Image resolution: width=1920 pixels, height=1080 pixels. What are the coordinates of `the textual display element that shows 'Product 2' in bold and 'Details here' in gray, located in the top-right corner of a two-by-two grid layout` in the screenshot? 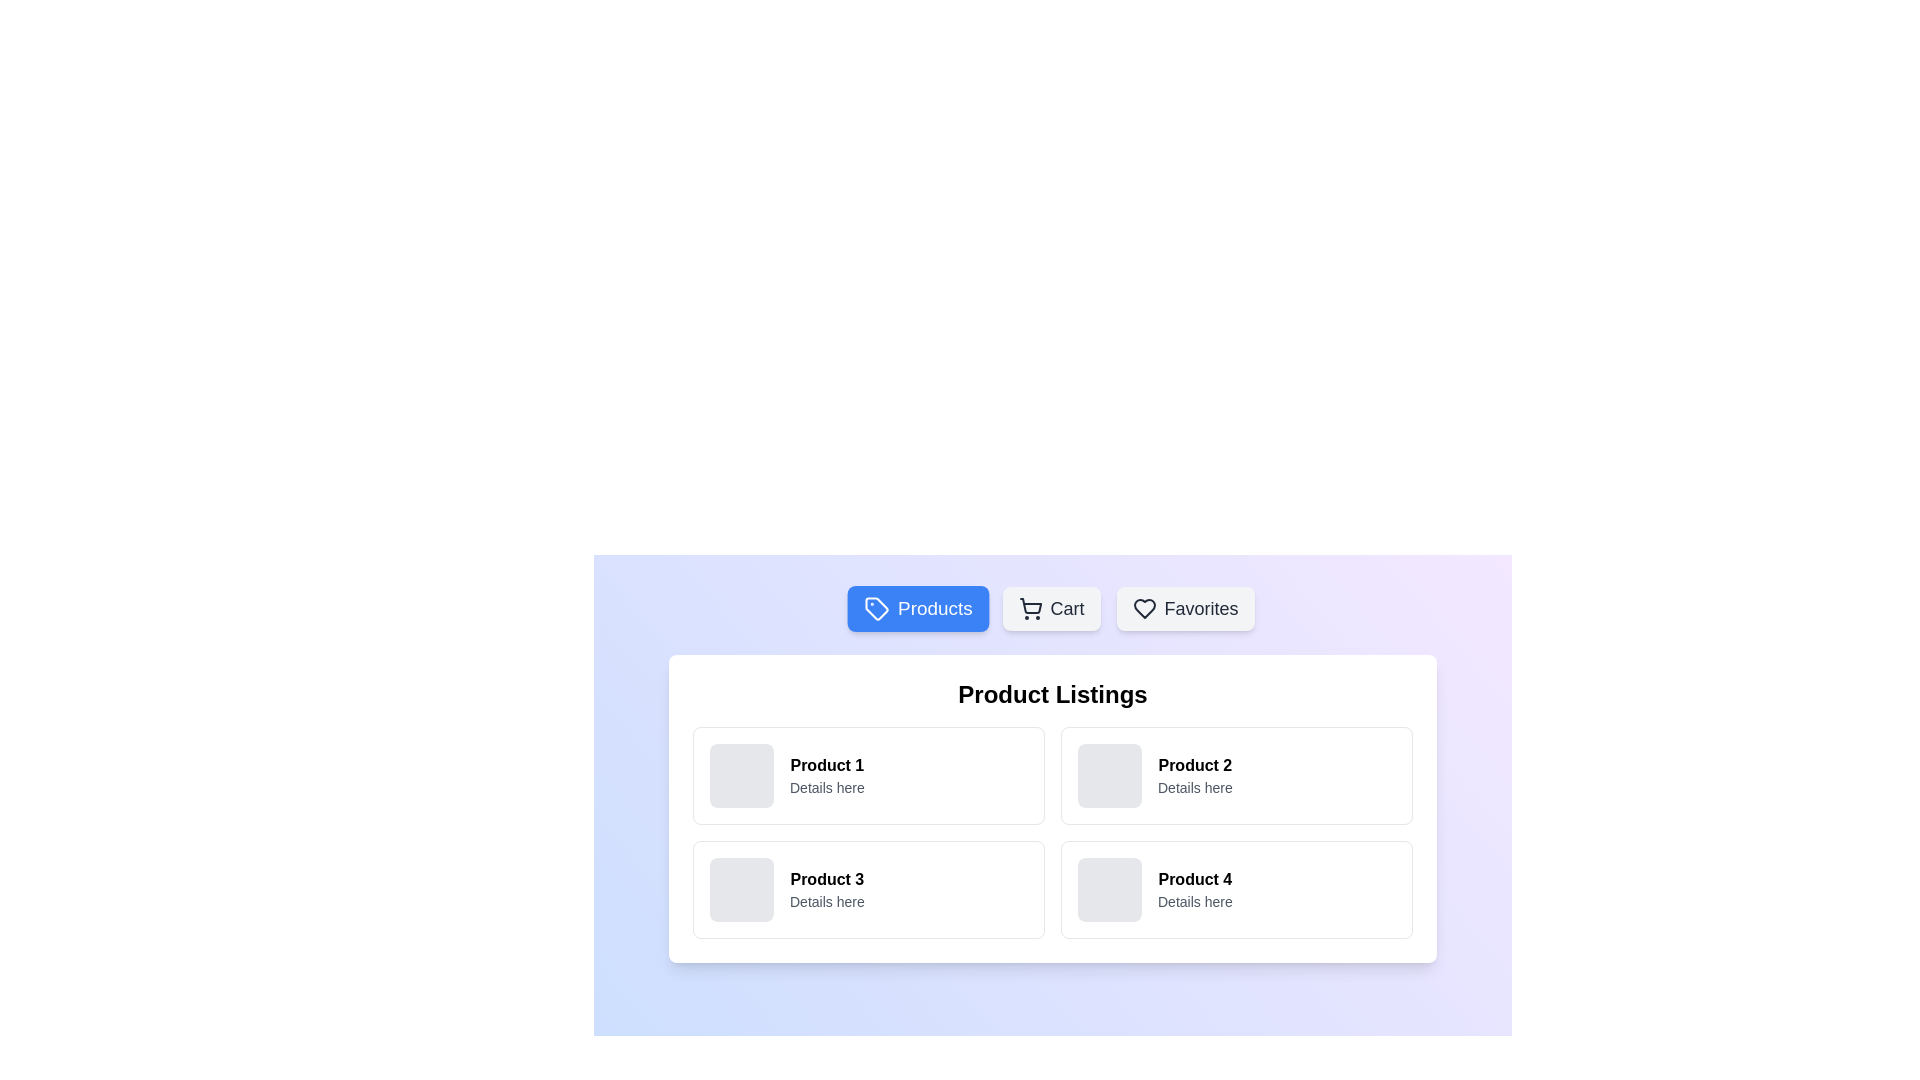 It's located at (1195, 774).